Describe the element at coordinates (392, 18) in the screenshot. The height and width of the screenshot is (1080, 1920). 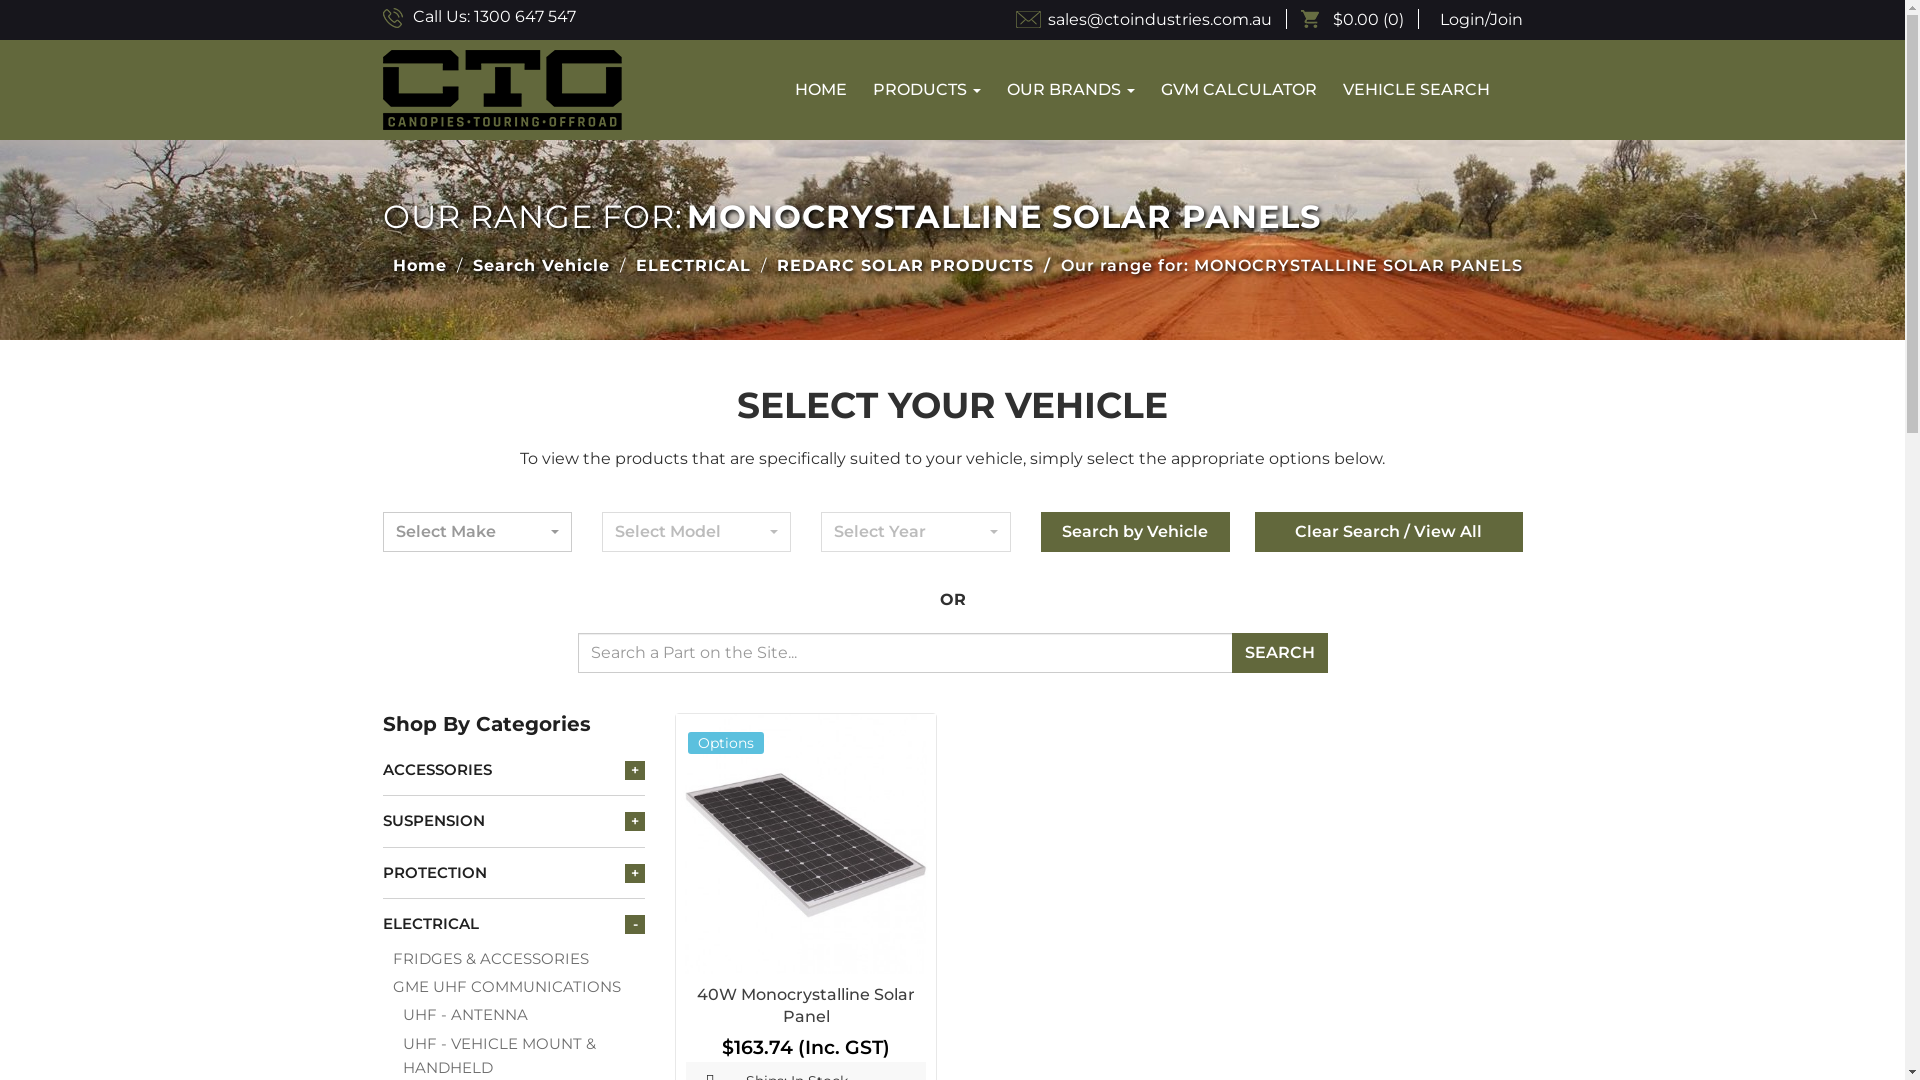
I see `'Call Us'` at that location.